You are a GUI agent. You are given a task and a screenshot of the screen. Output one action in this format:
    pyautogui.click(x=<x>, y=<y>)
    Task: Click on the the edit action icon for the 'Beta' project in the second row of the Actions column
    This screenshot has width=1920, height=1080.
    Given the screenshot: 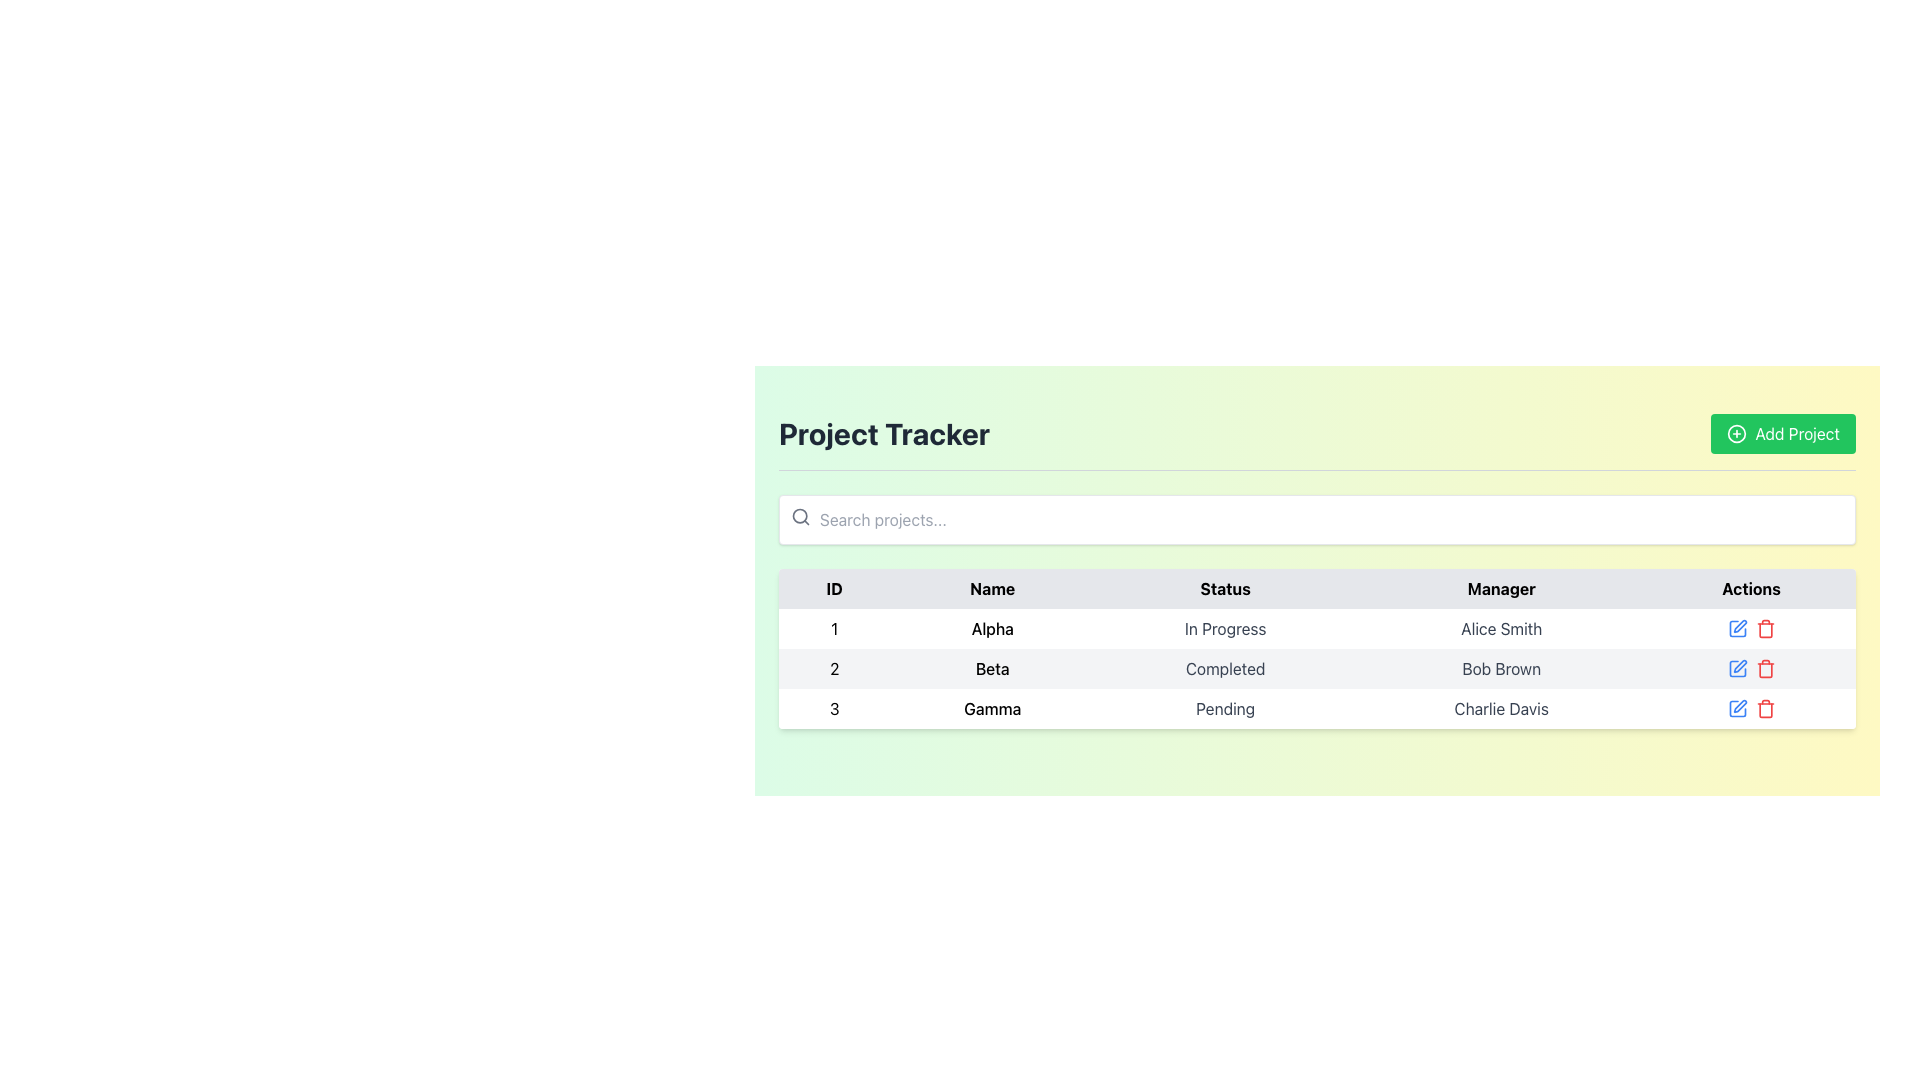 What is the action you would take?
    pyautogui.click(x=1739, y=666)
    